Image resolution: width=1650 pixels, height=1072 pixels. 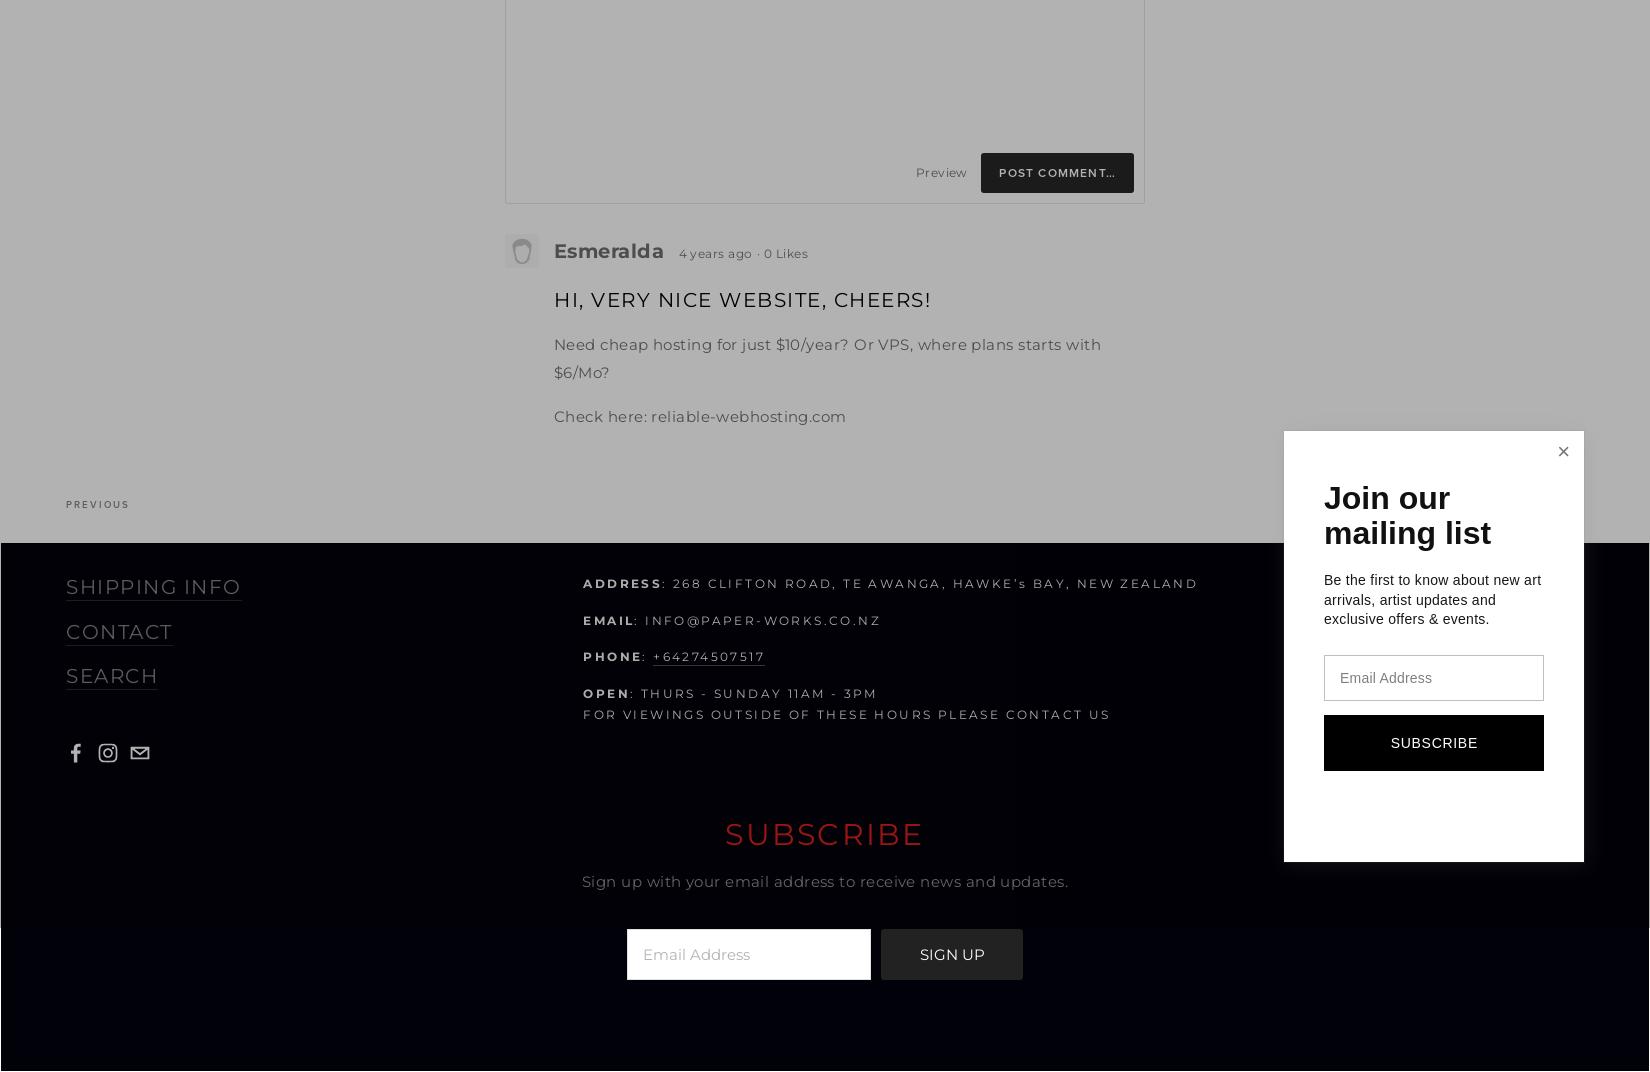 What do you see at coordinates (1566, 504) in the screenshot?
I see `'Next'` at bounding box center [1566, 504].